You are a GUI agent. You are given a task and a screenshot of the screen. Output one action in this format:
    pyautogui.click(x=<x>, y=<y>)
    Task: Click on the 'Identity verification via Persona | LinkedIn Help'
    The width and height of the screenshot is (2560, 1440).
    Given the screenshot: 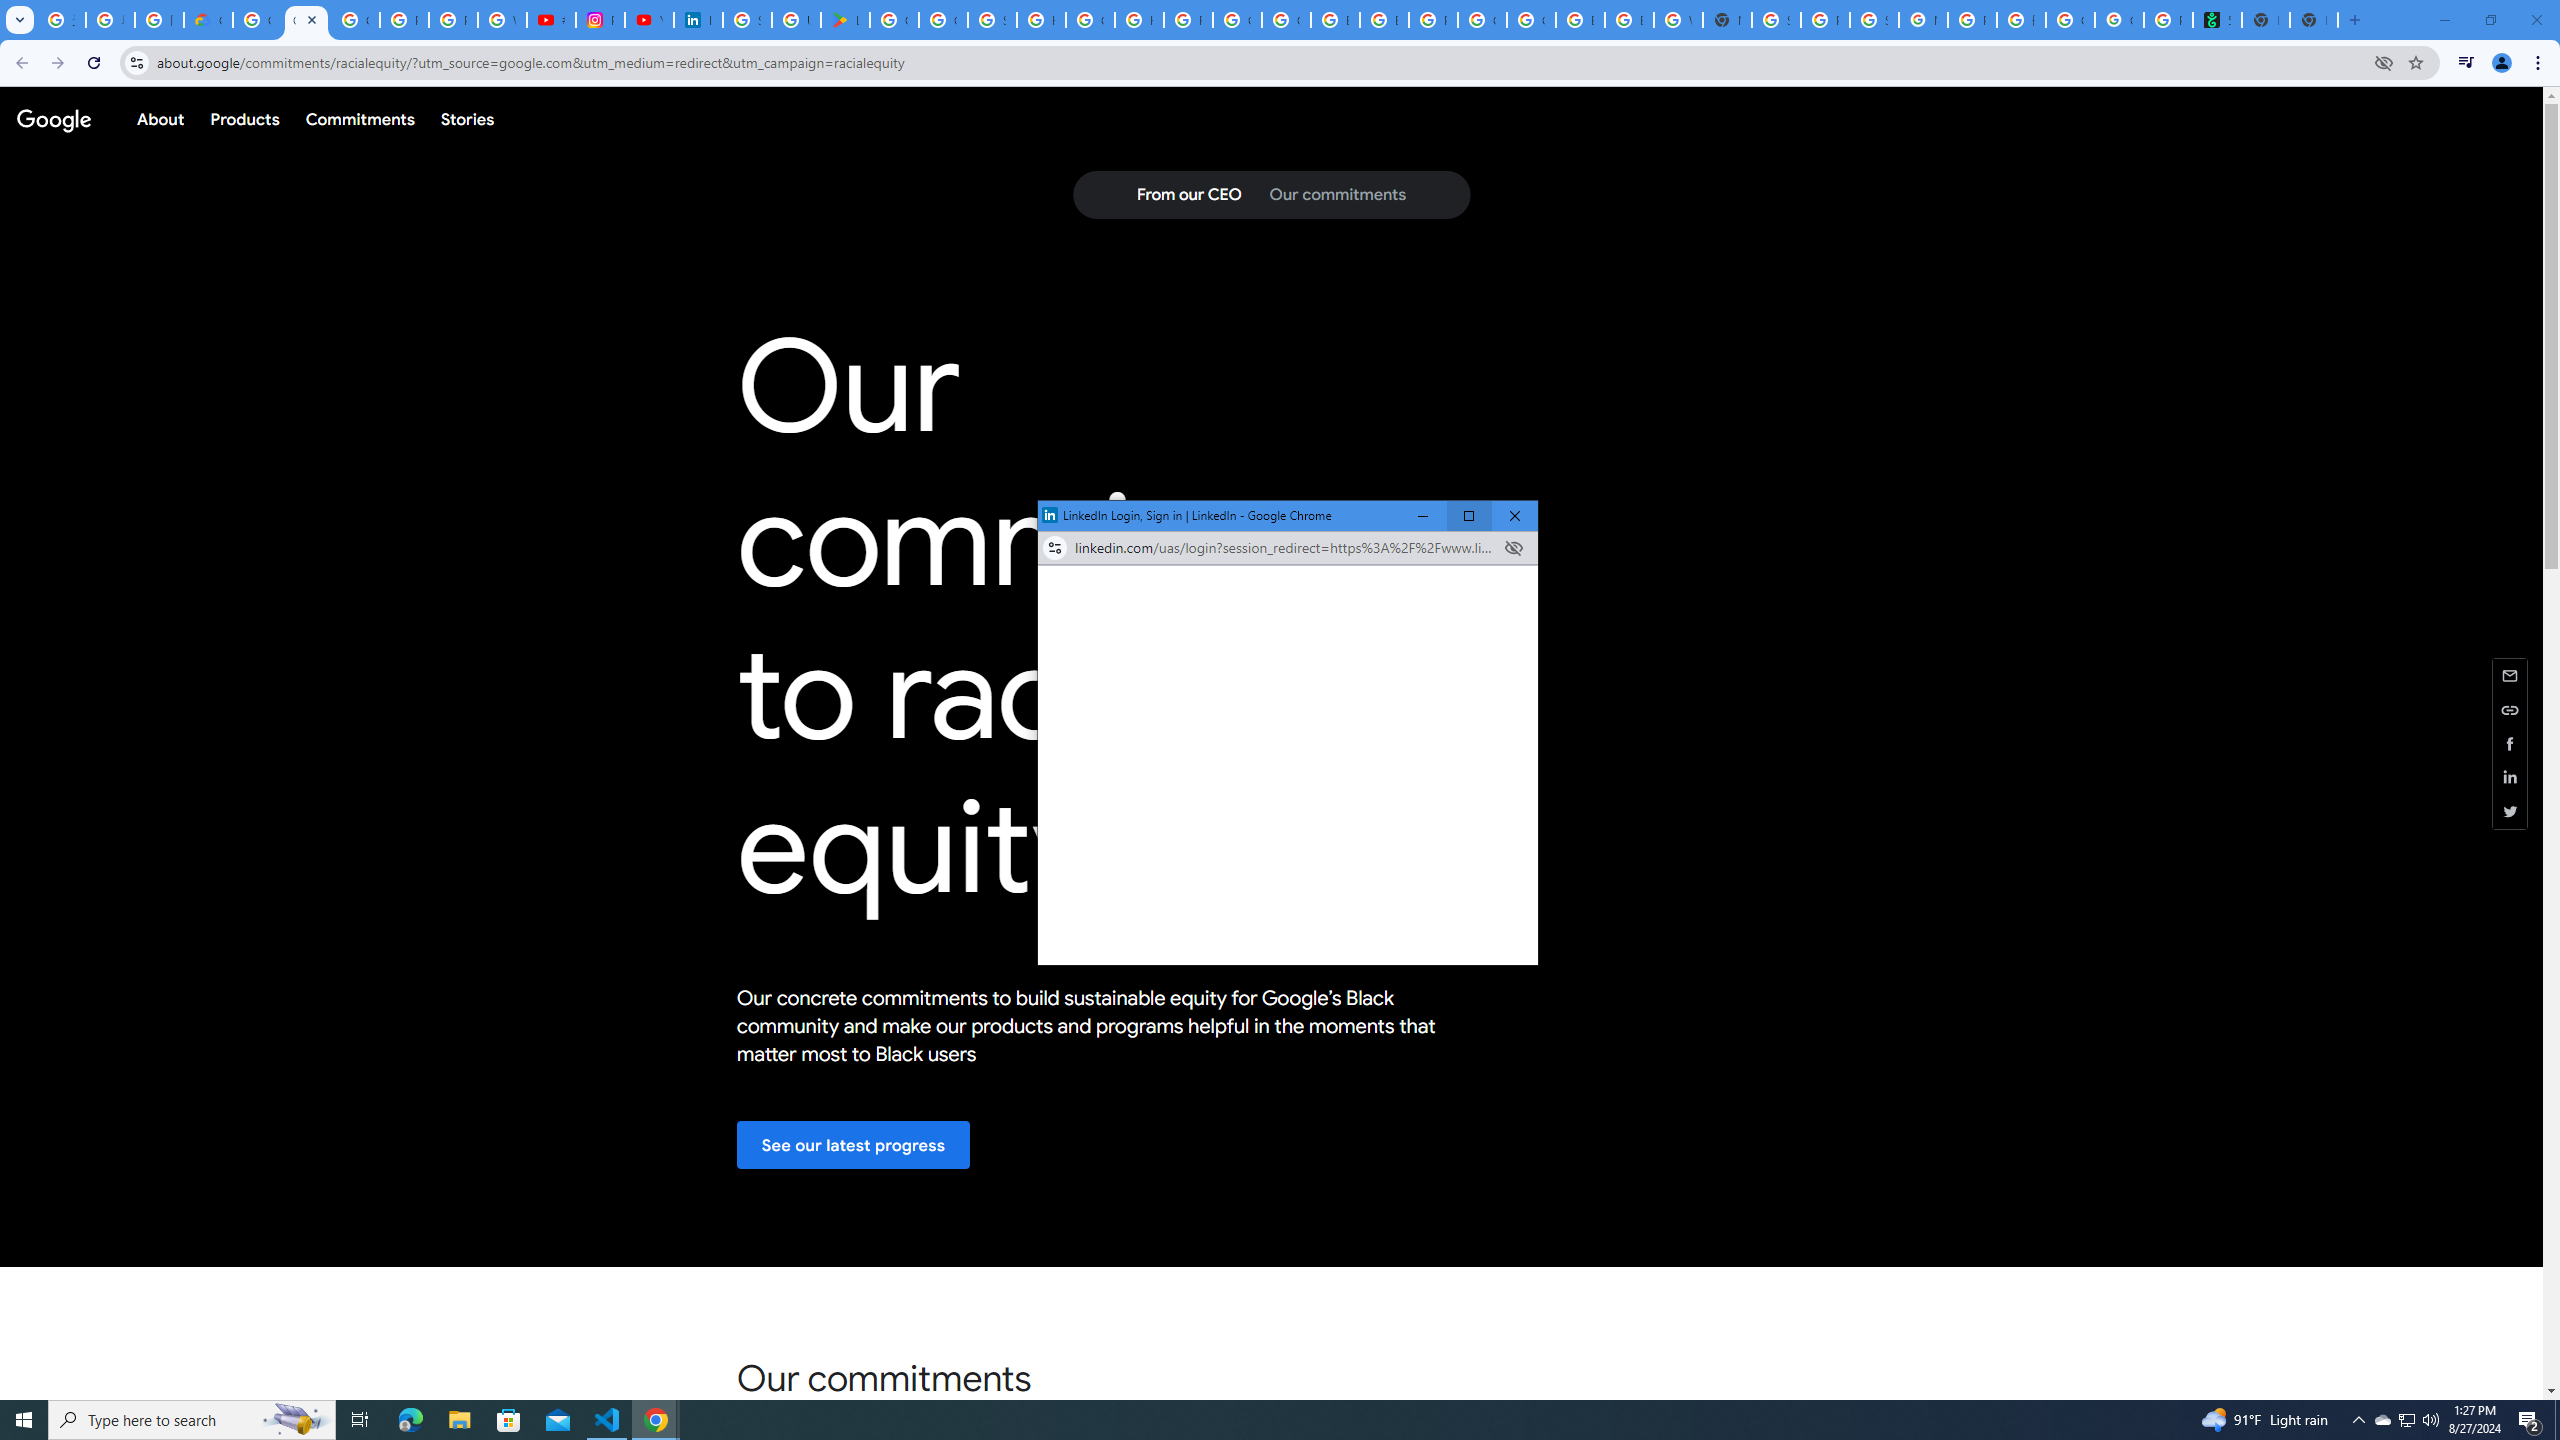 What is the action you would take?
    pyautogui.click(x=697, y=19)
    